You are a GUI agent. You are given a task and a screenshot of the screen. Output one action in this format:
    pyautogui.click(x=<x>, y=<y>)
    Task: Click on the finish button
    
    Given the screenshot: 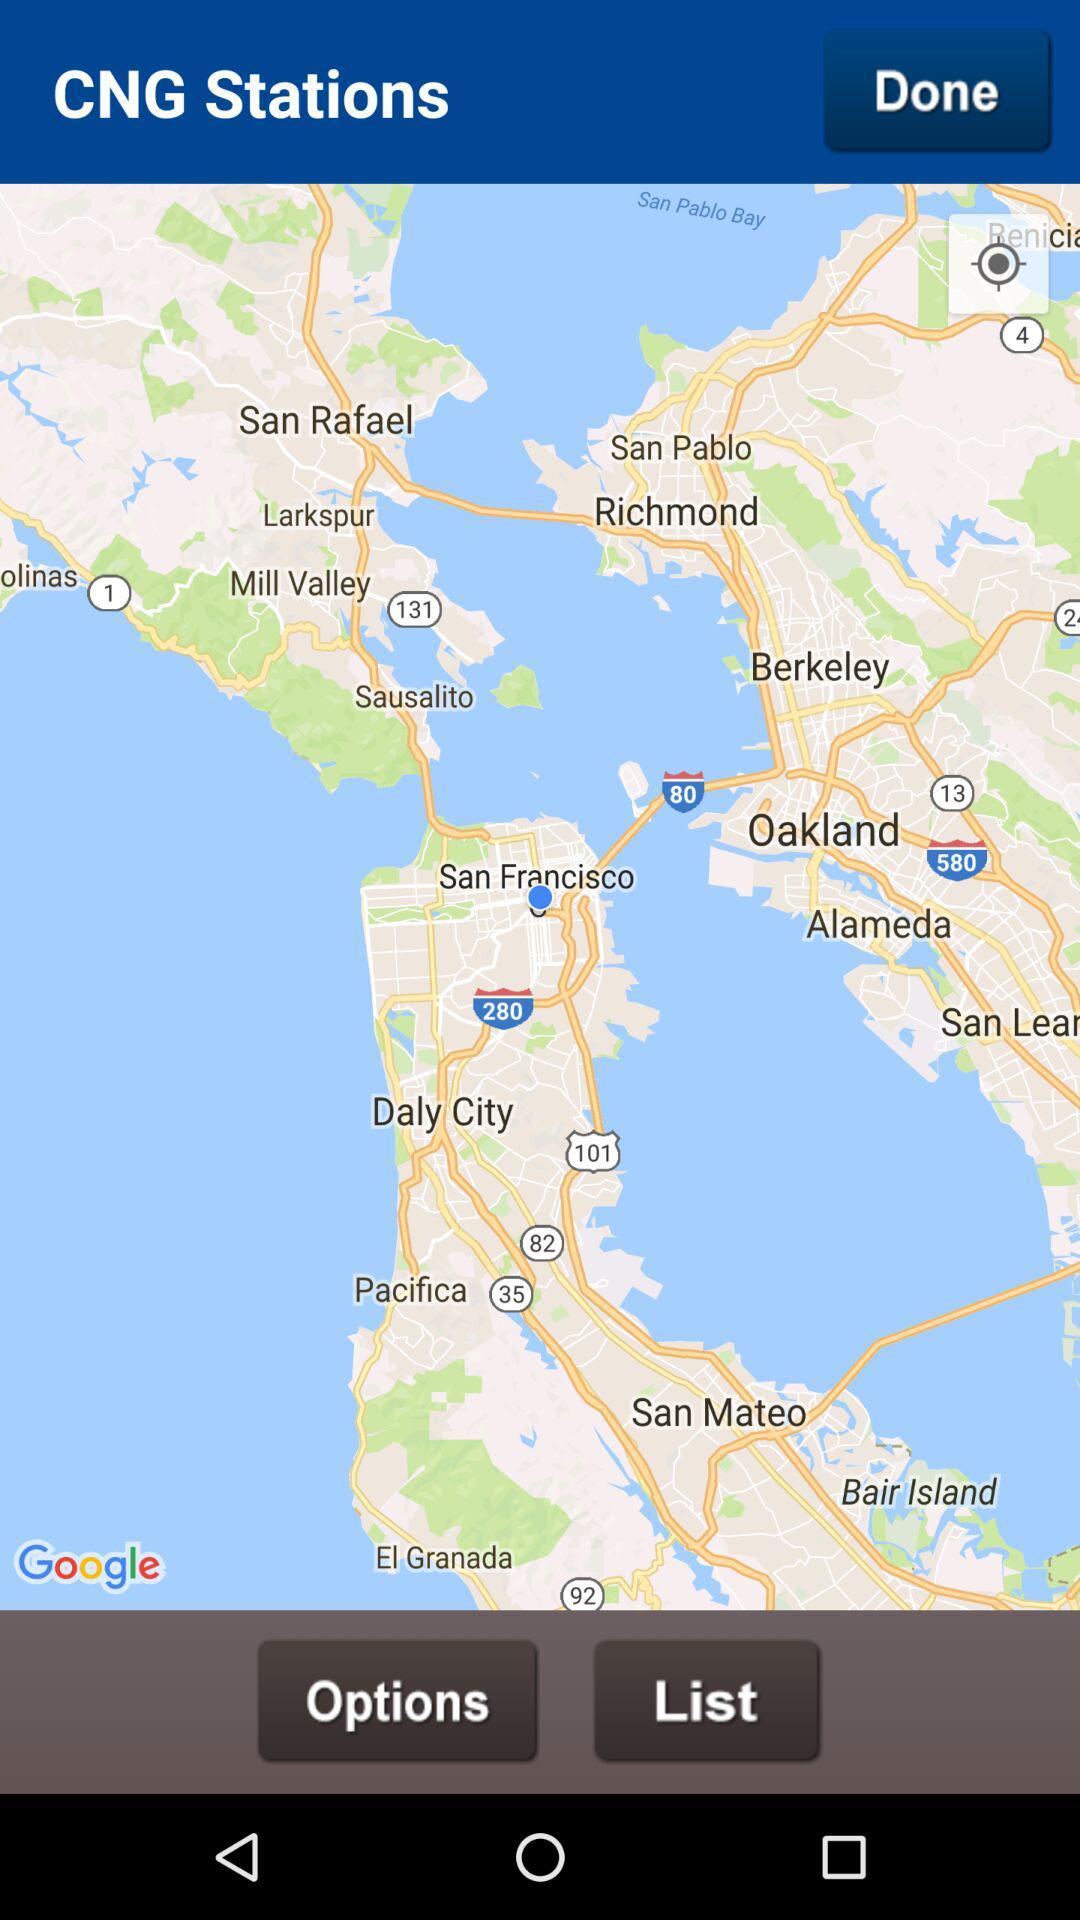 What is the action you would take?
    pyautogui.click(x=938, y=90)
    